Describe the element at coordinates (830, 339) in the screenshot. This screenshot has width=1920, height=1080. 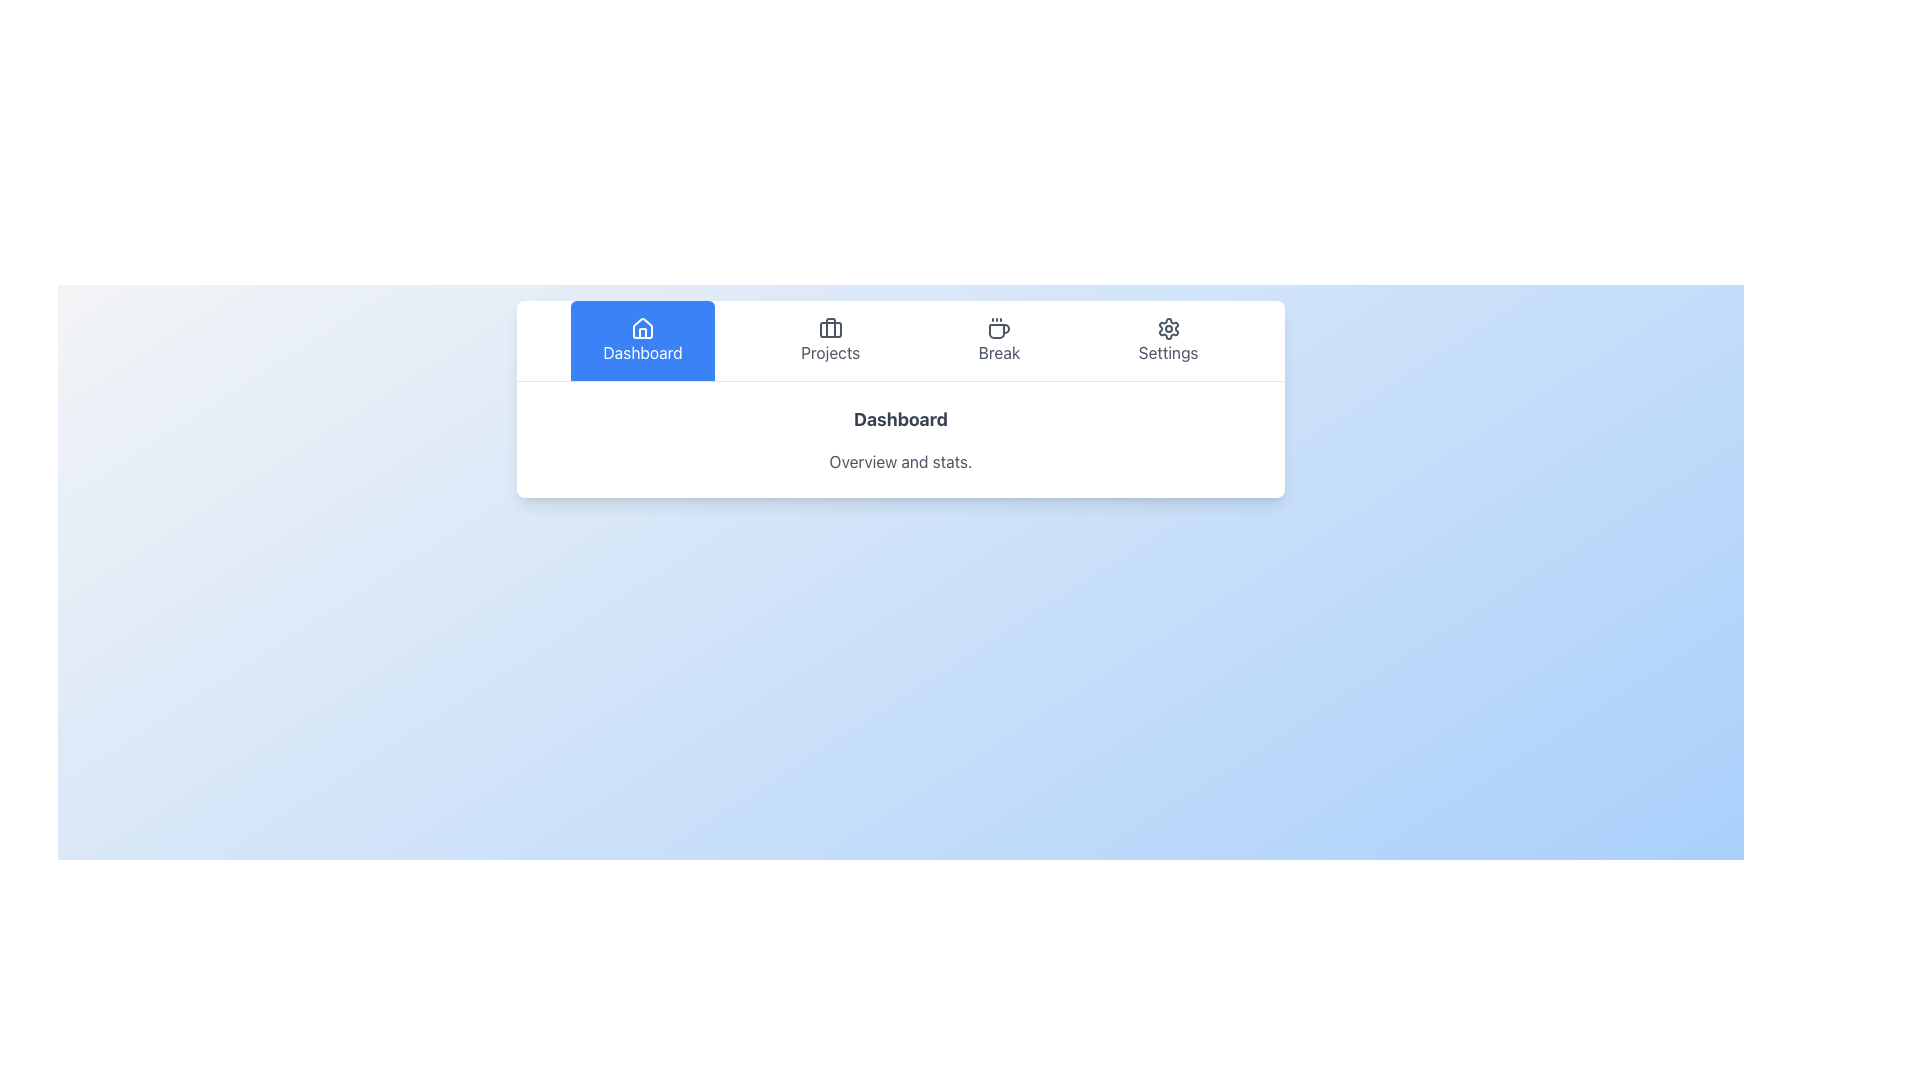
I see `the Navigation Button labeled 'Projects', which features a briefcase icon and is positioned between the 'Dashboard' and 'Break' buttons in the navigation menu` at that location.